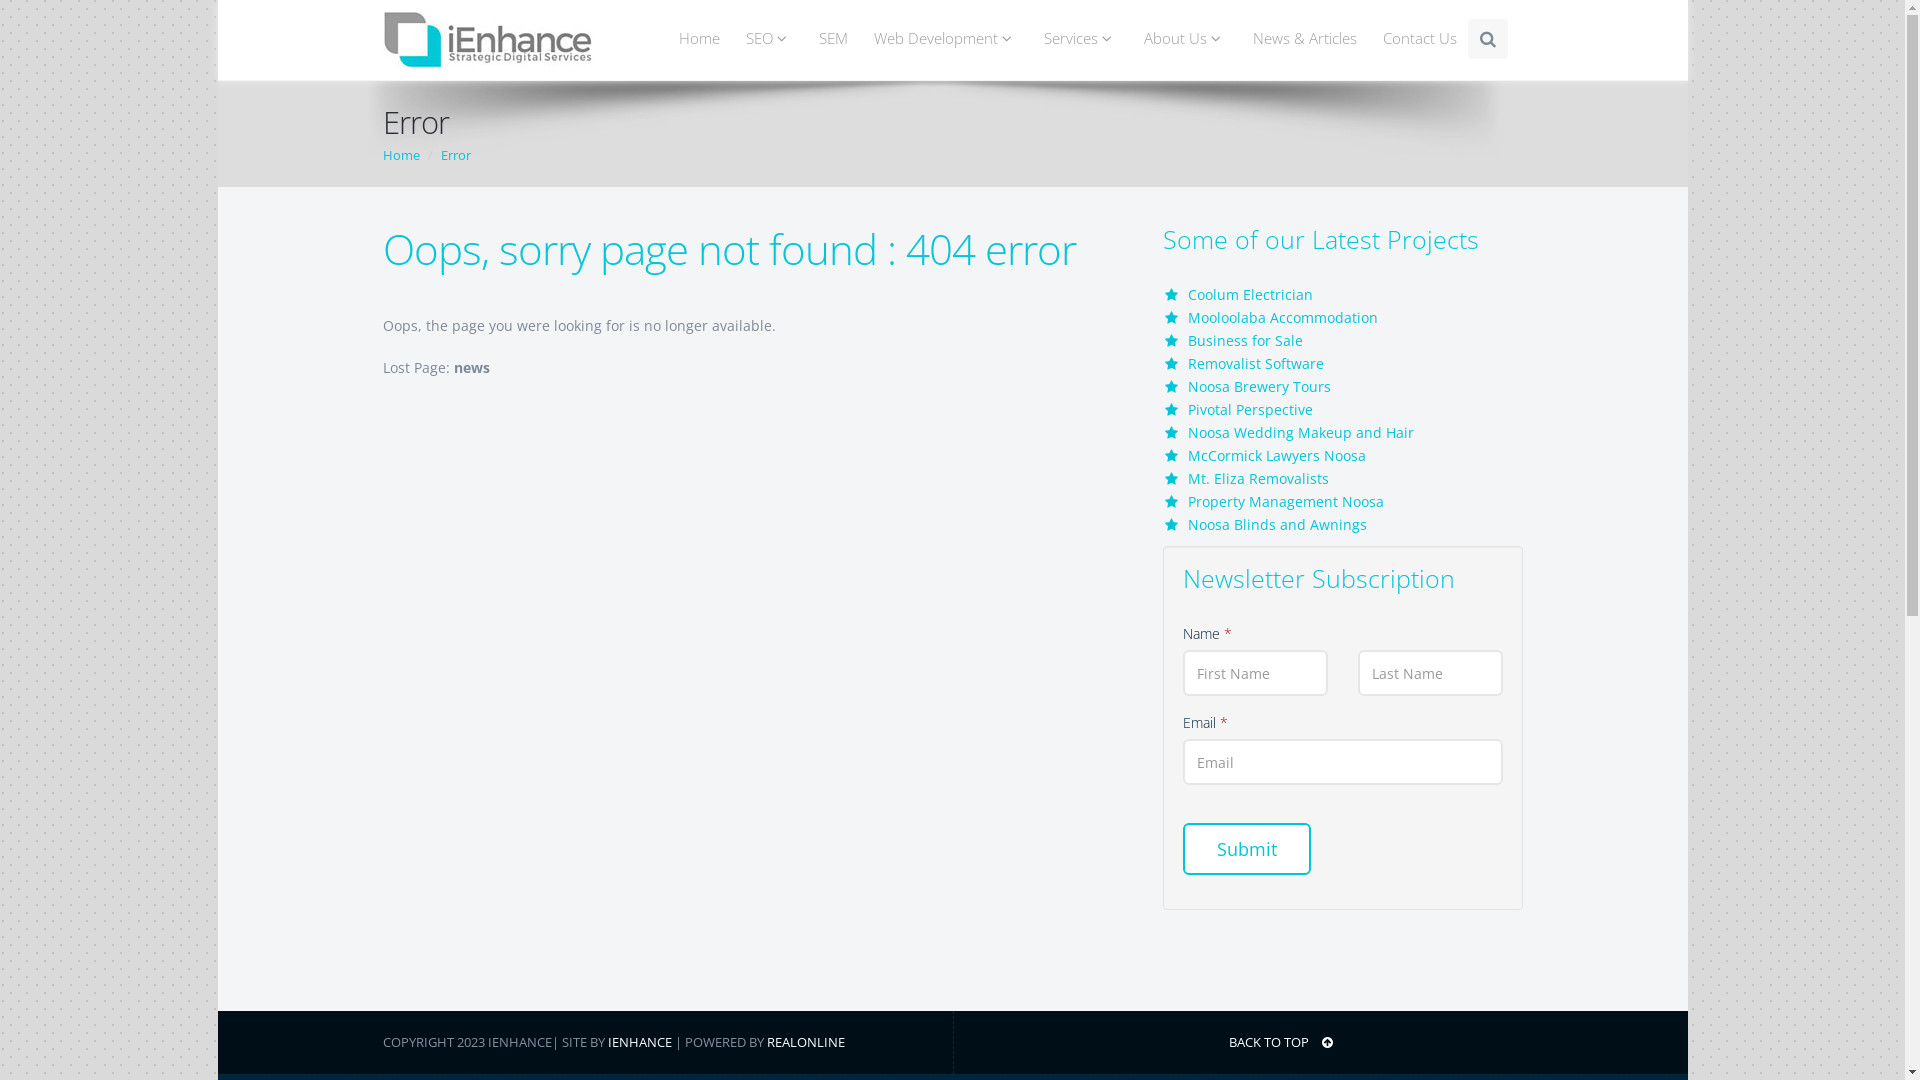  Describe the element at coordinates (454, 153) in the screenshot. I see `'Error'` at that location.